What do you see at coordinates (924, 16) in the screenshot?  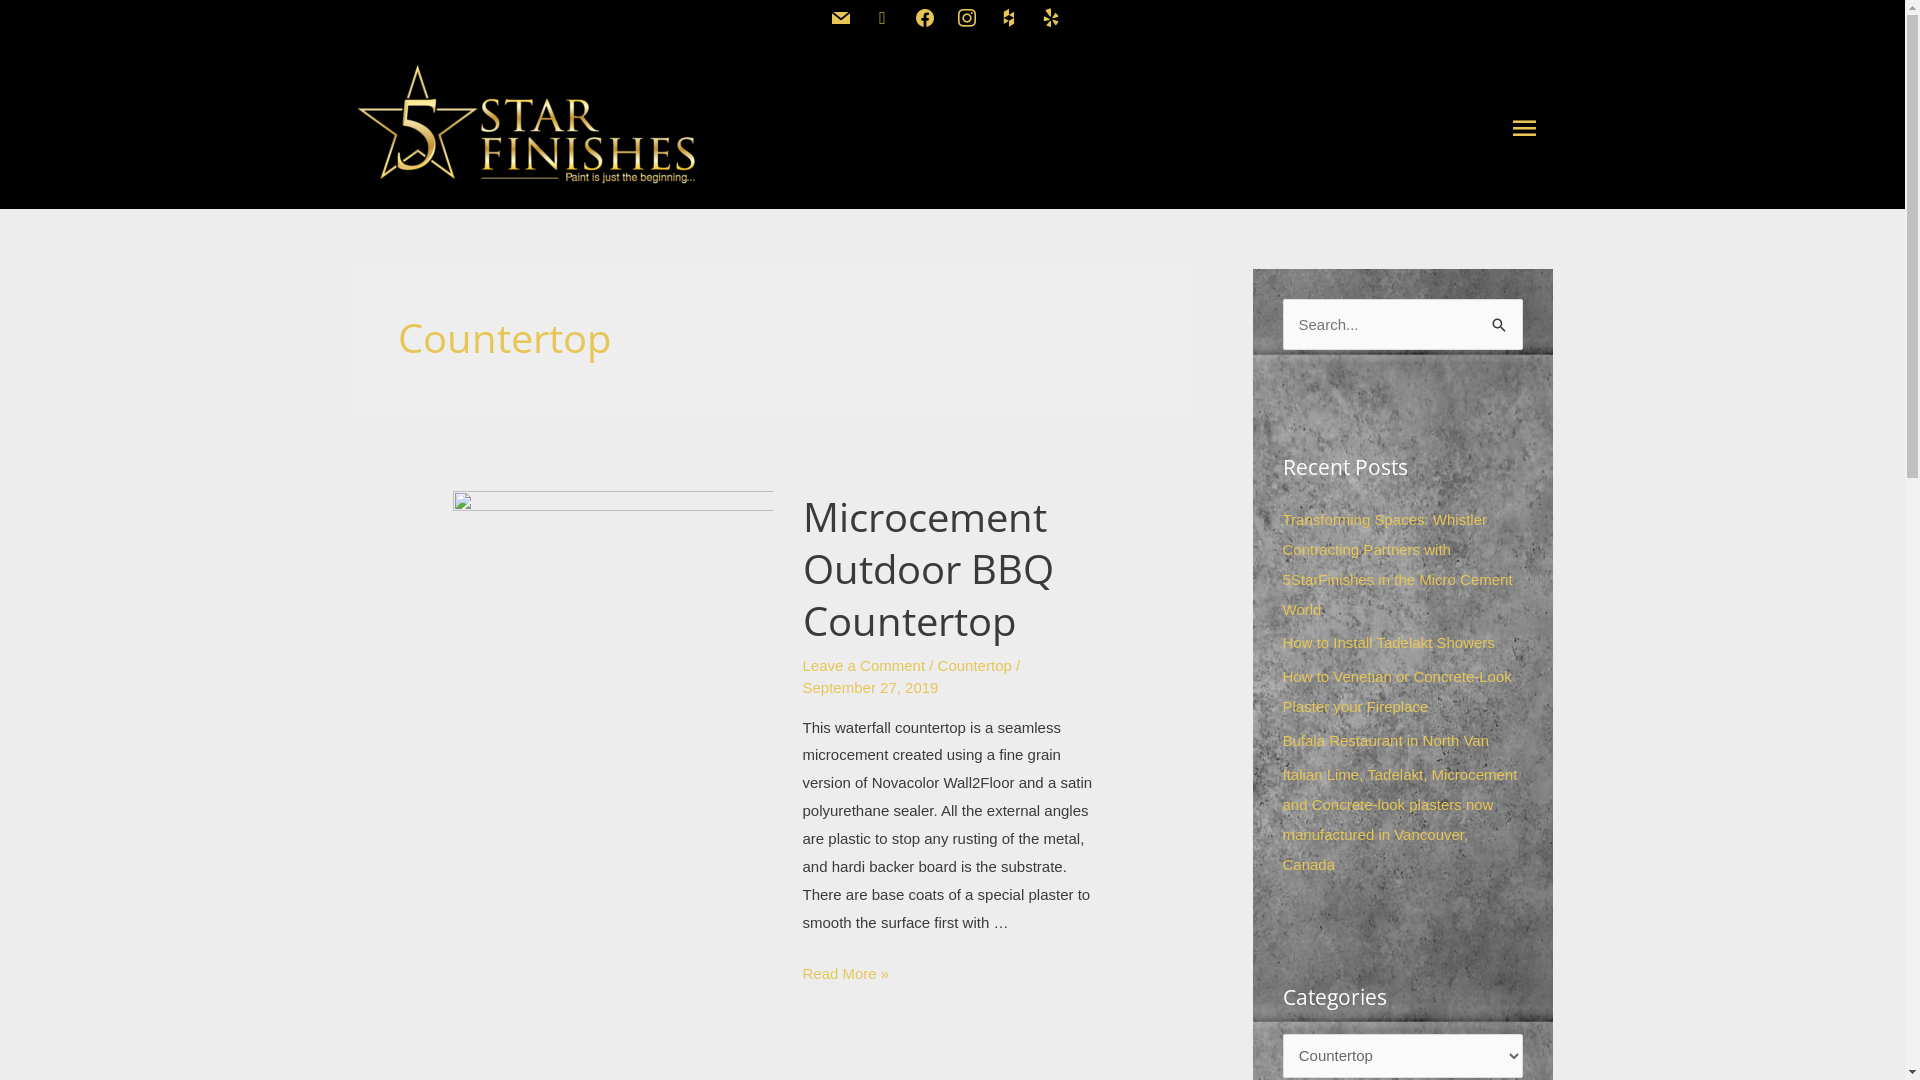 I see `'facebook2'` at bounding box center [924, 16].